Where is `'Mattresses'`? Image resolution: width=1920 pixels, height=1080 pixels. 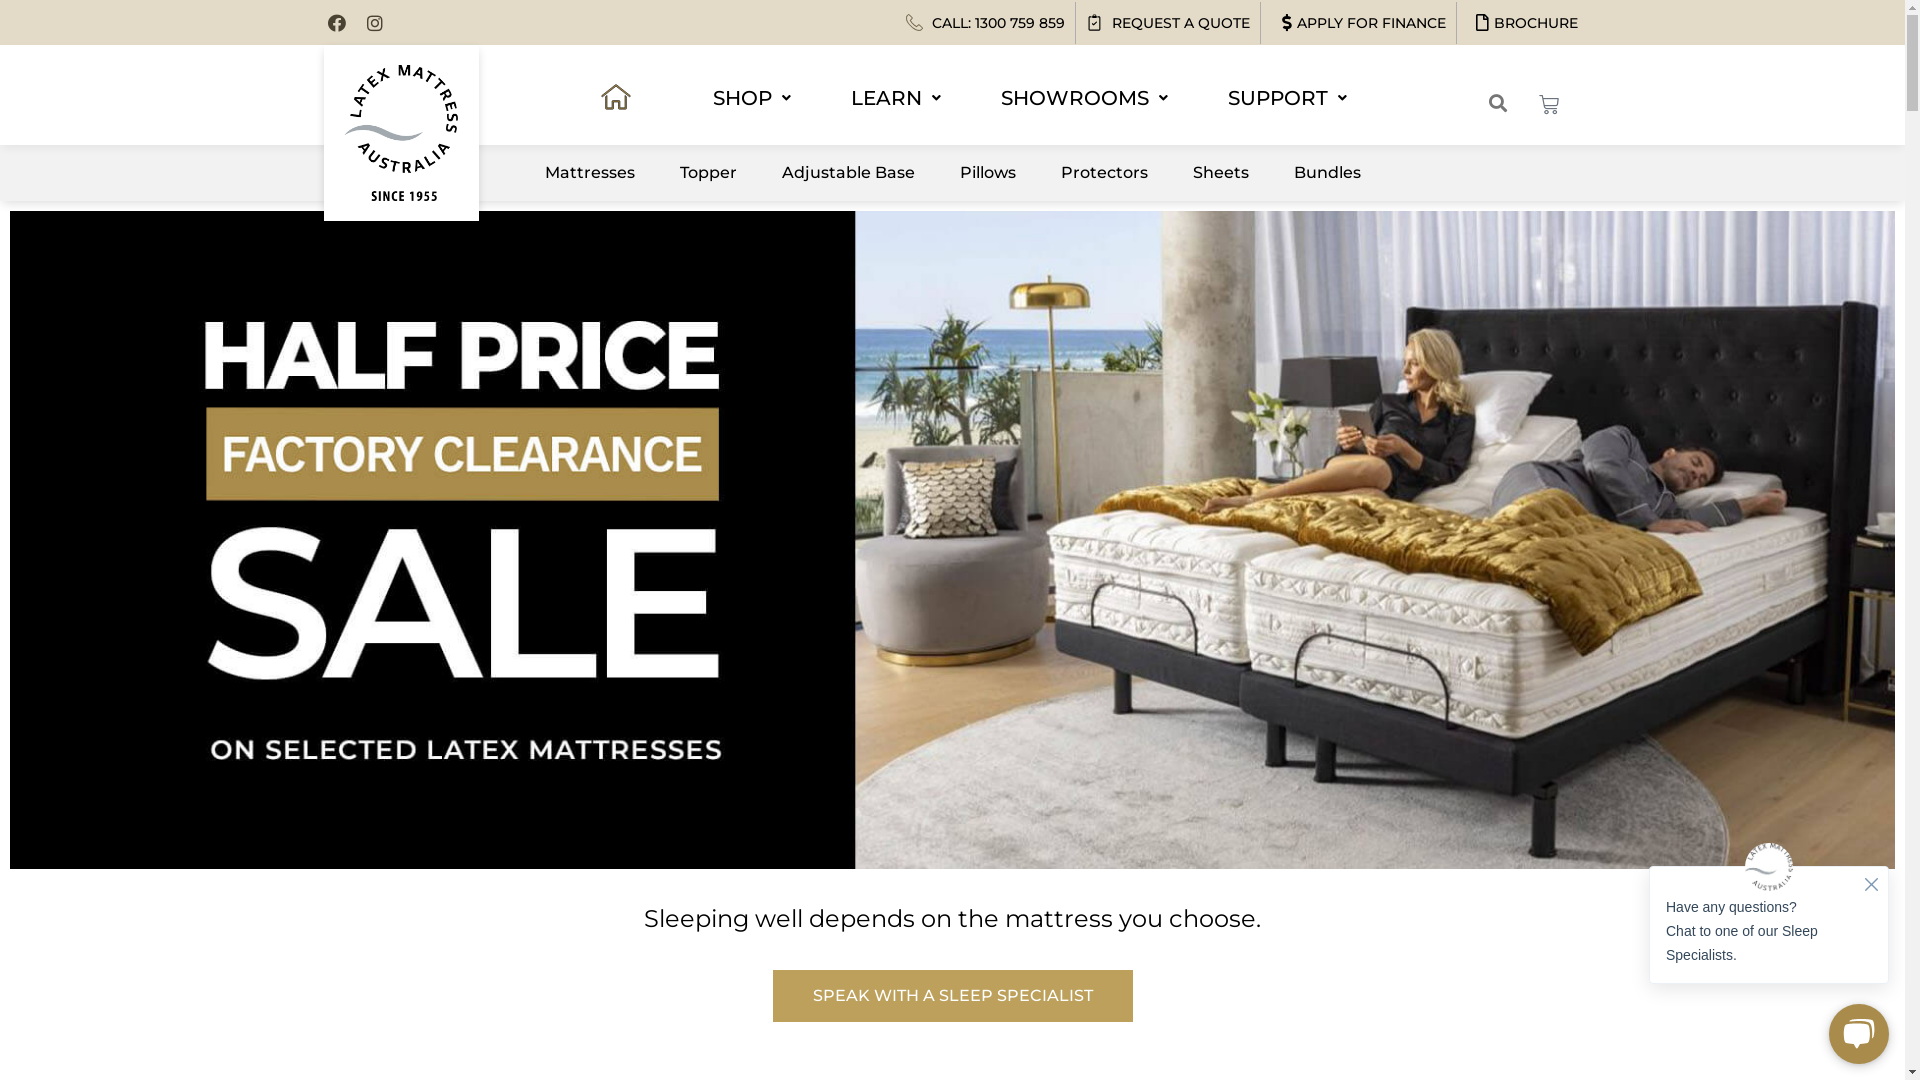
'Mattresses' is located at coordinates (589, 172).